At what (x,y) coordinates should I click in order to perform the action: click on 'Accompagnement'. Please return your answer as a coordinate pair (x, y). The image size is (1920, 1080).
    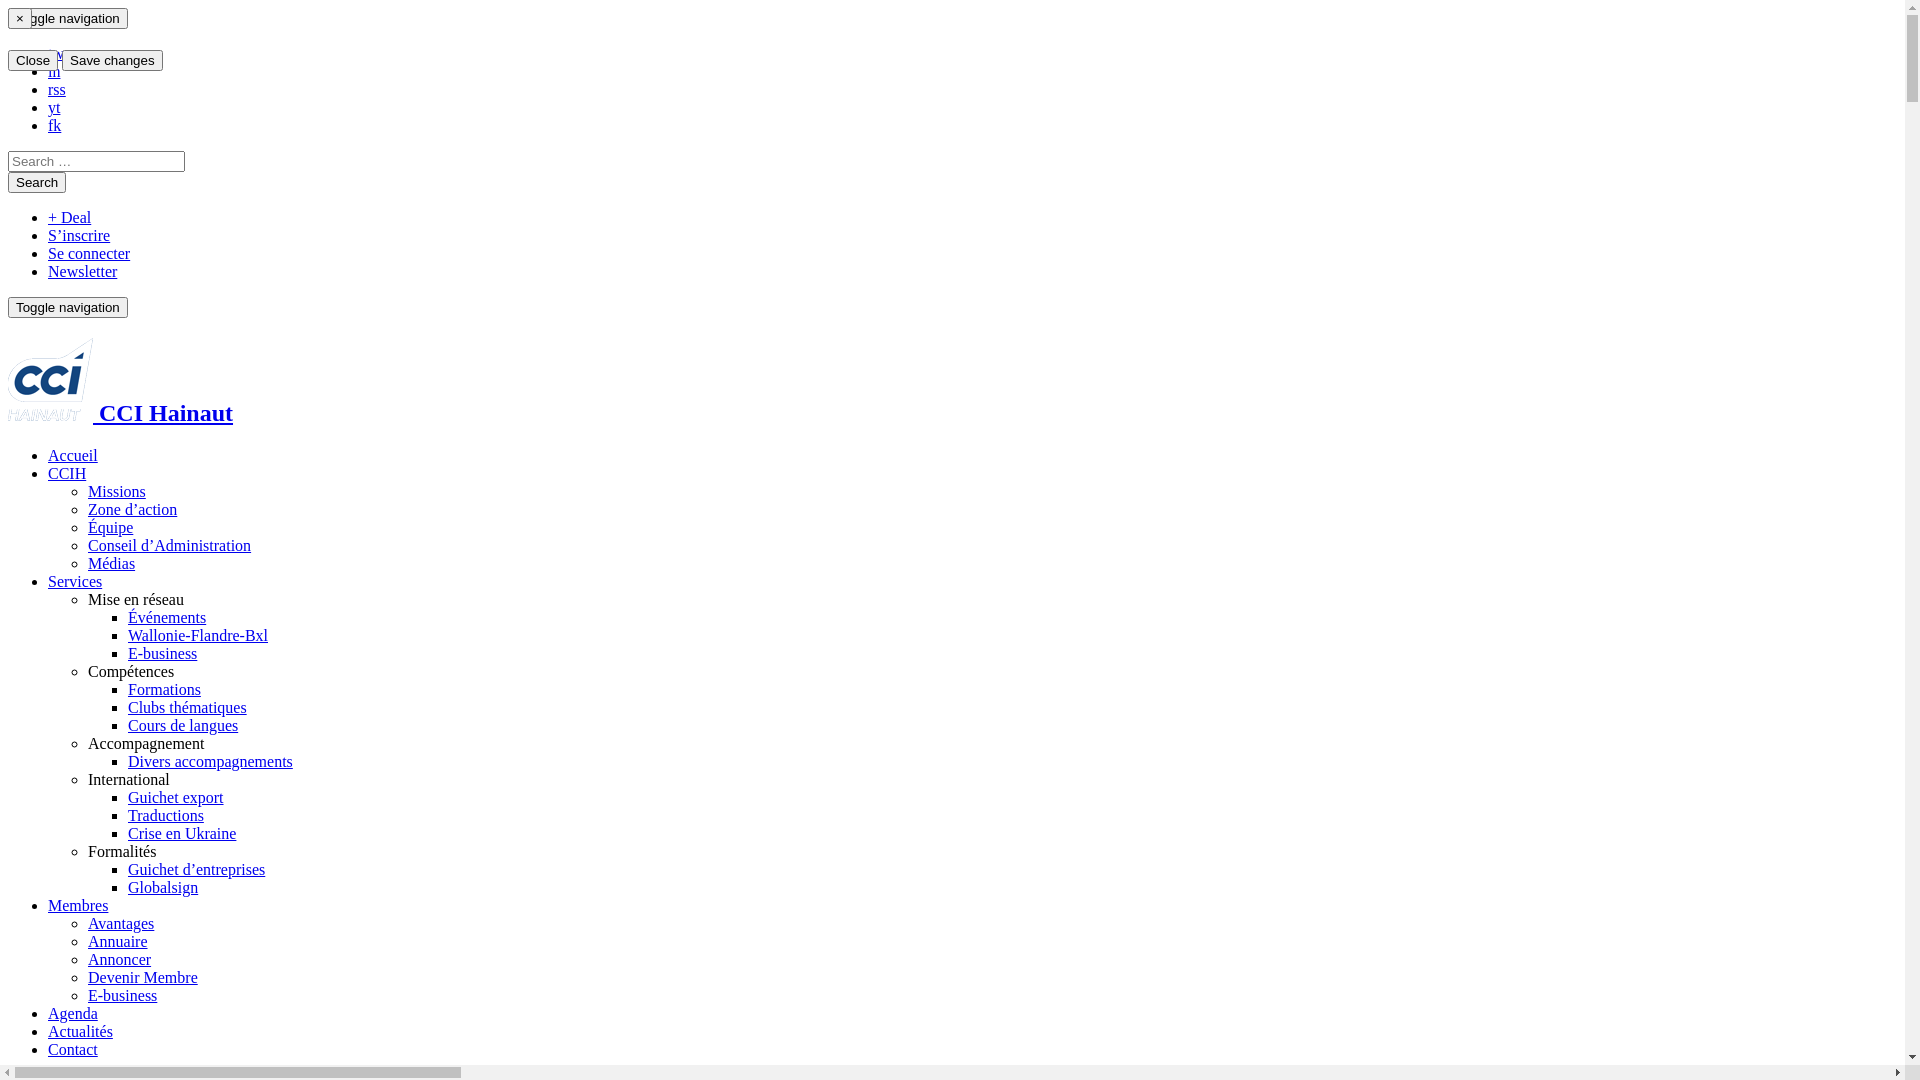
    Looking at the image, I should click on (144, 743).